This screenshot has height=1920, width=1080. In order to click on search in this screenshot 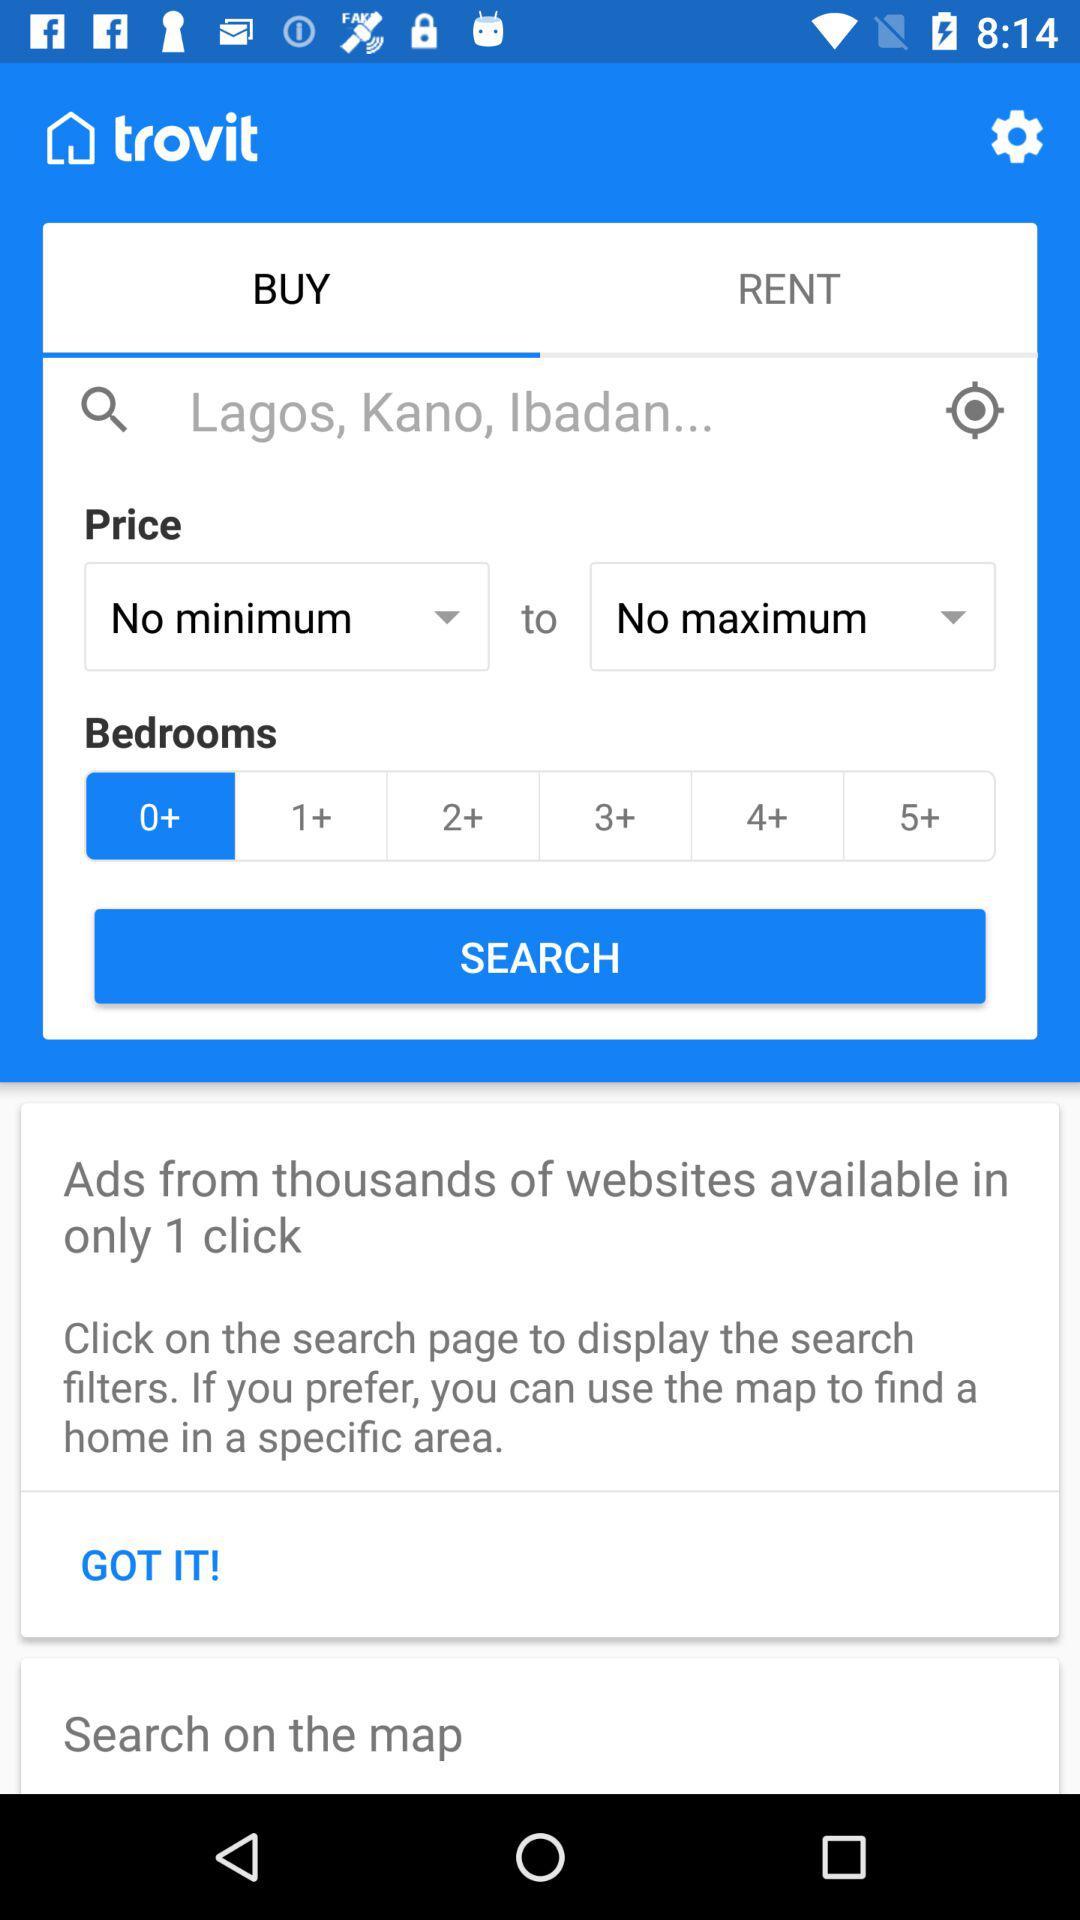, I will do `click(555, 409)`.